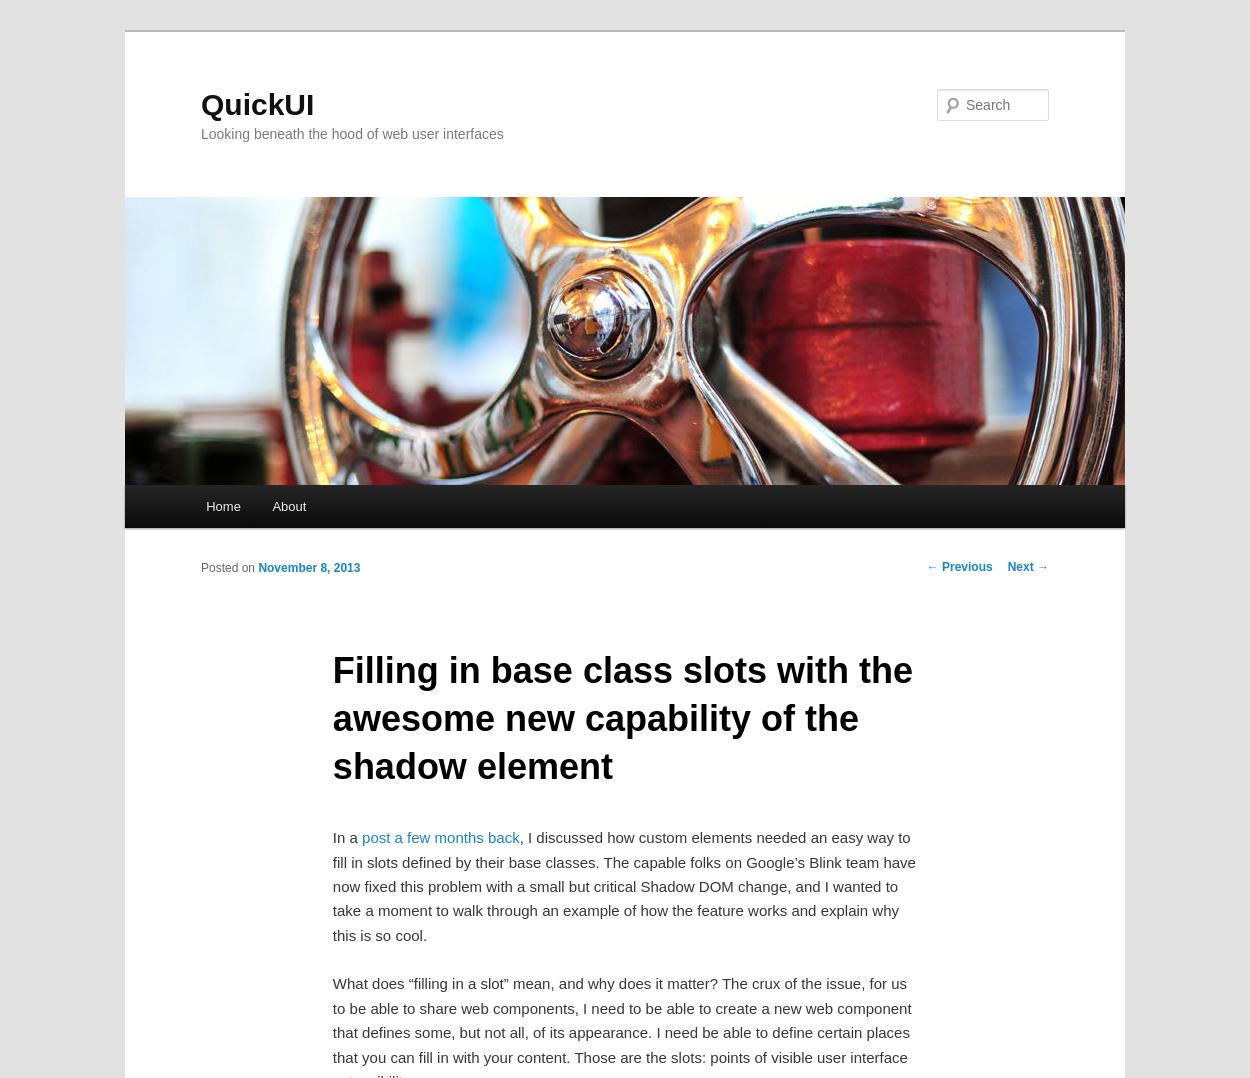 The height and width of the screenshot is (1078, 1250). I want to click on 'November 8, 2013', so click(309, 566).